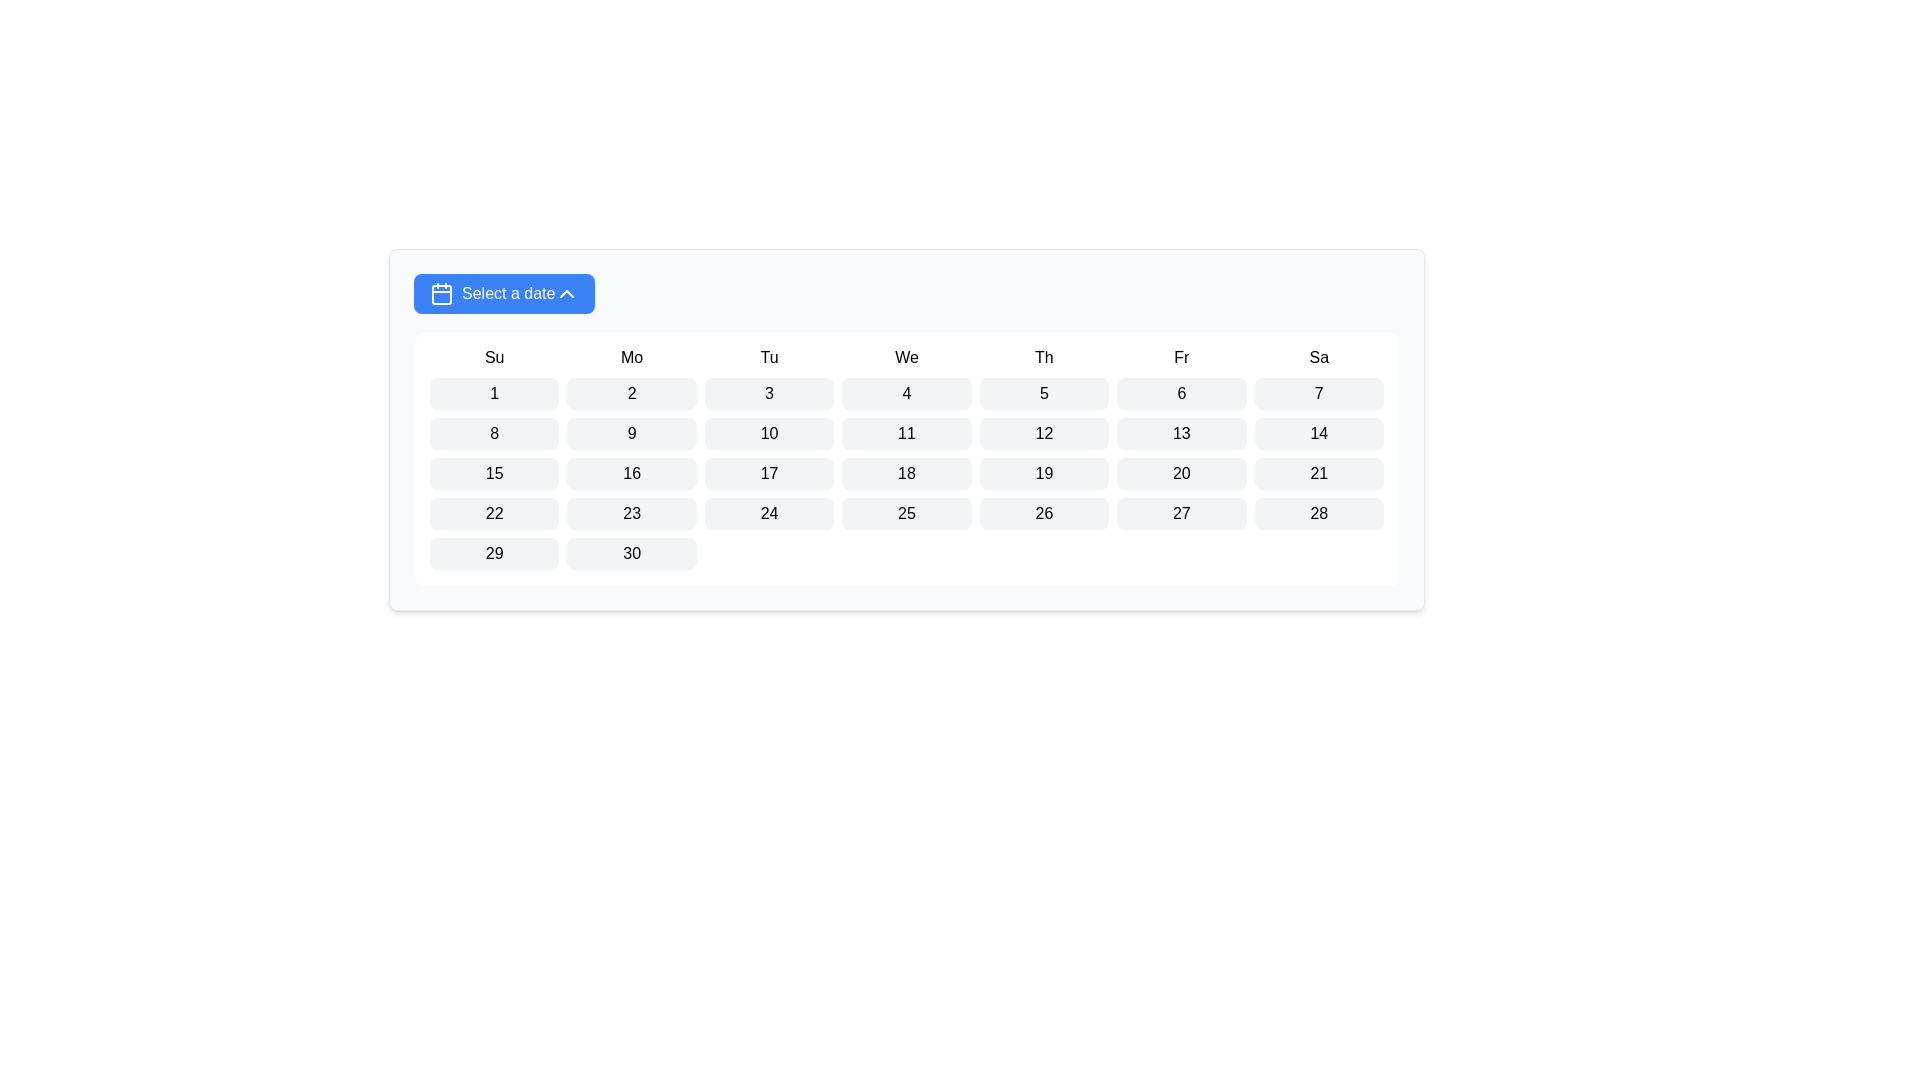 The height and width of the screenshot is (1080, 1920). Describe the element at coordinates (1043, 433) in the screenshot. I see `the Button-like calendar day cell displaying the date '12'` at that location.